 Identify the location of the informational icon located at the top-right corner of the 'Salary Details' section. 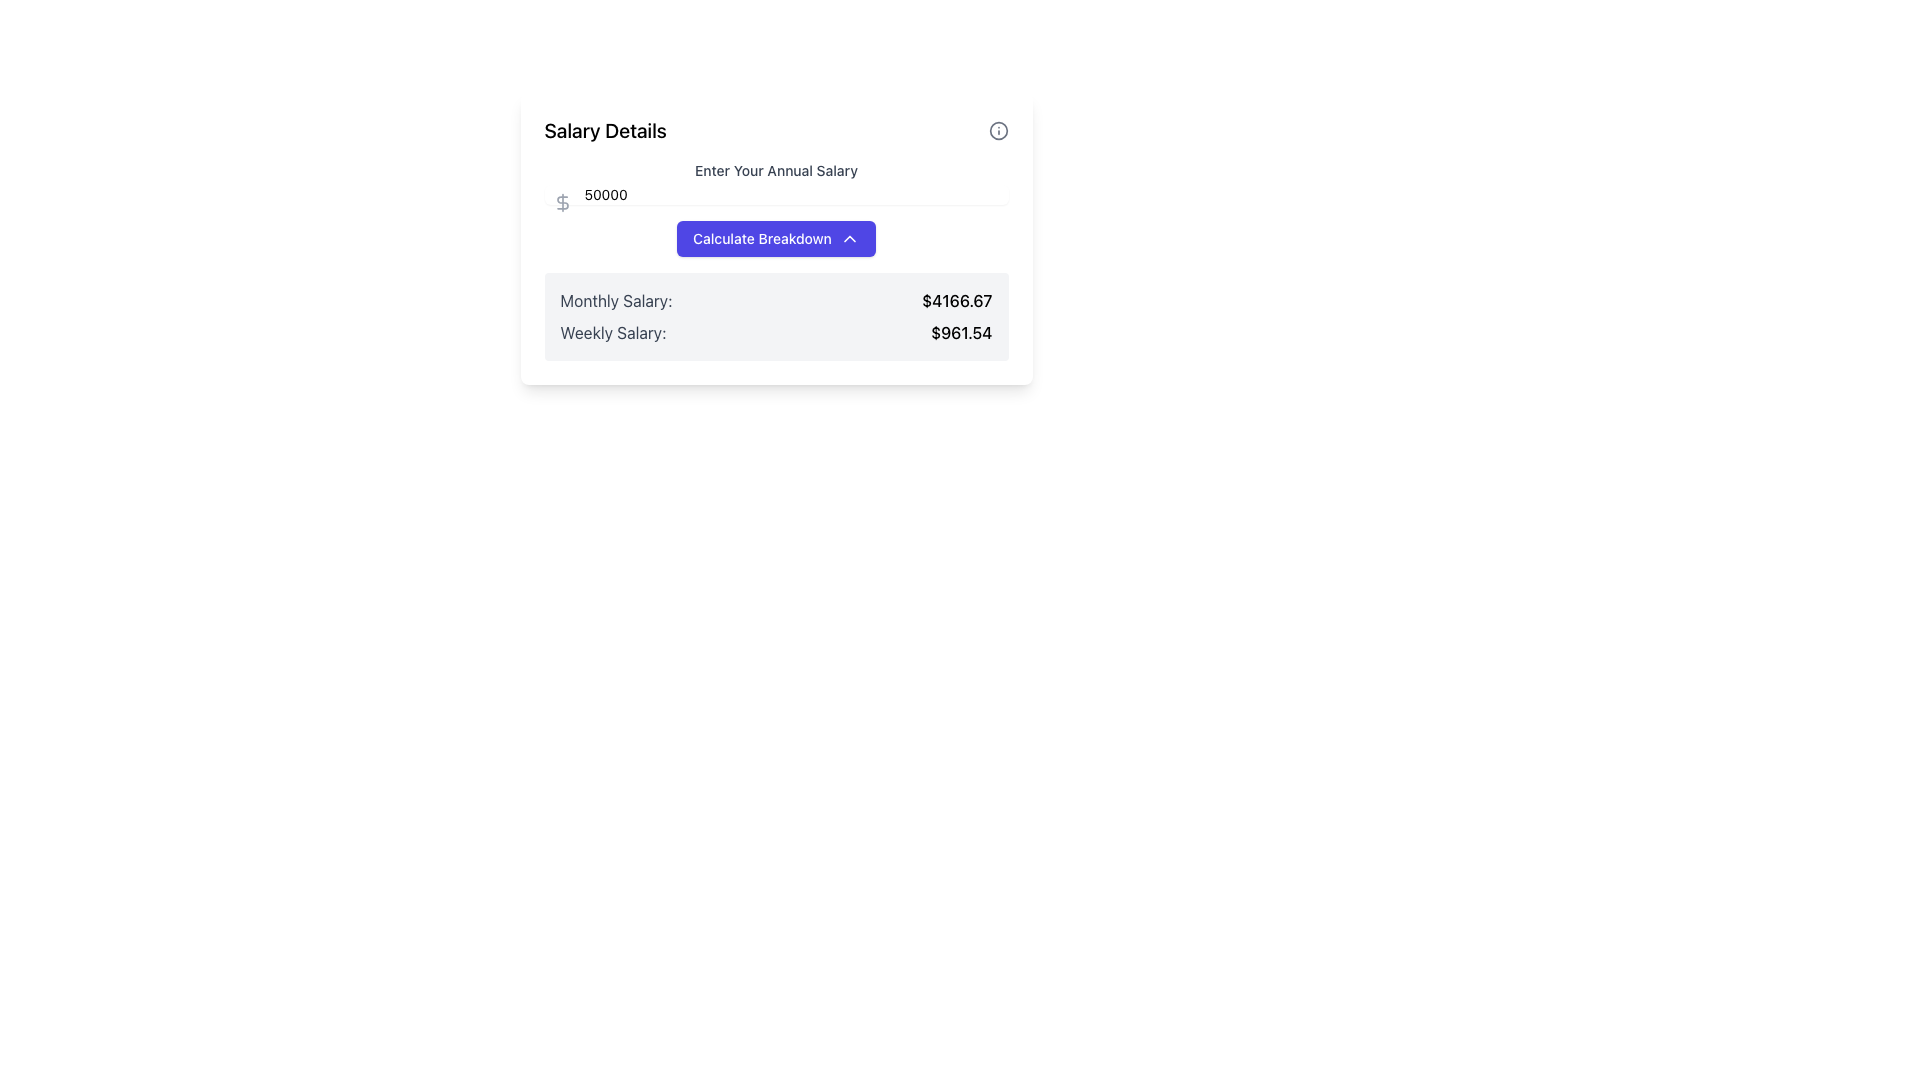
(998, 131).